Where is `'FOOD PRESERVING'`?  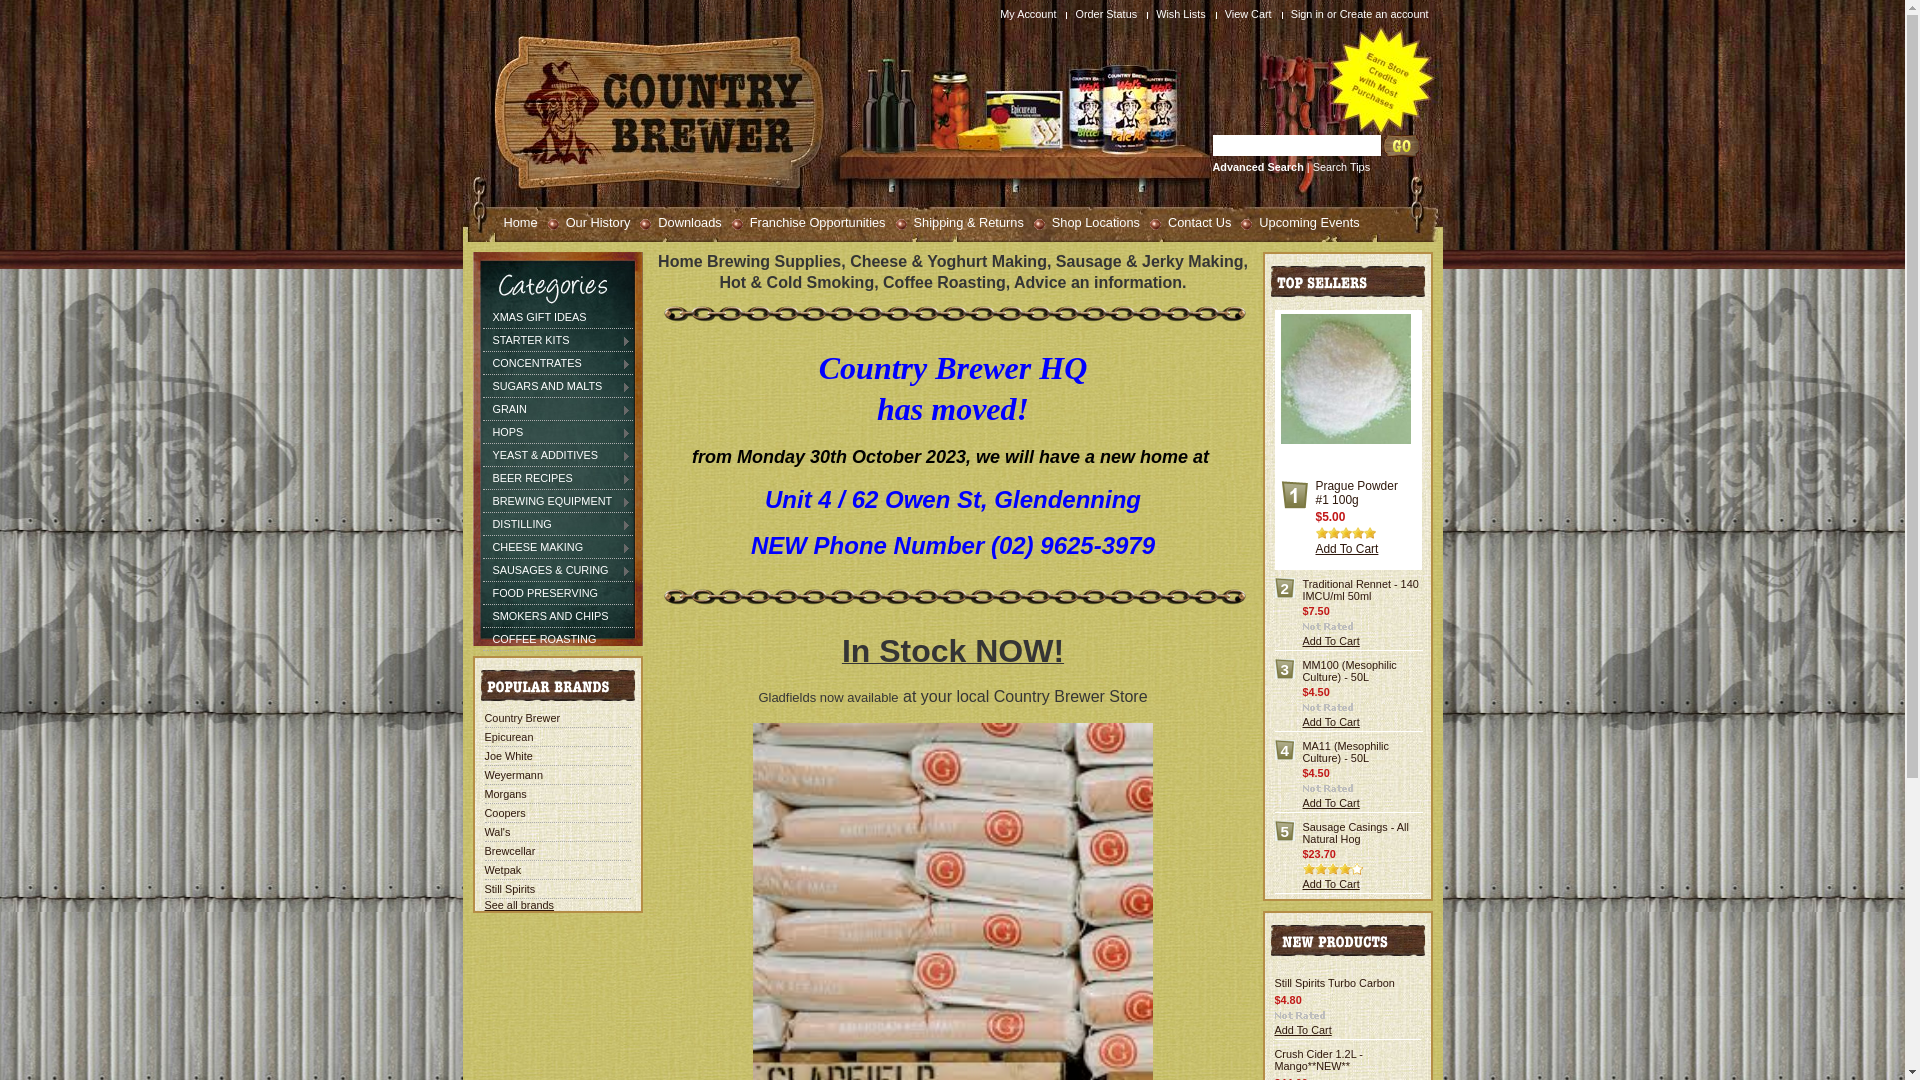
'FOOD PRESERVING' is located at coordinates (556, 592).